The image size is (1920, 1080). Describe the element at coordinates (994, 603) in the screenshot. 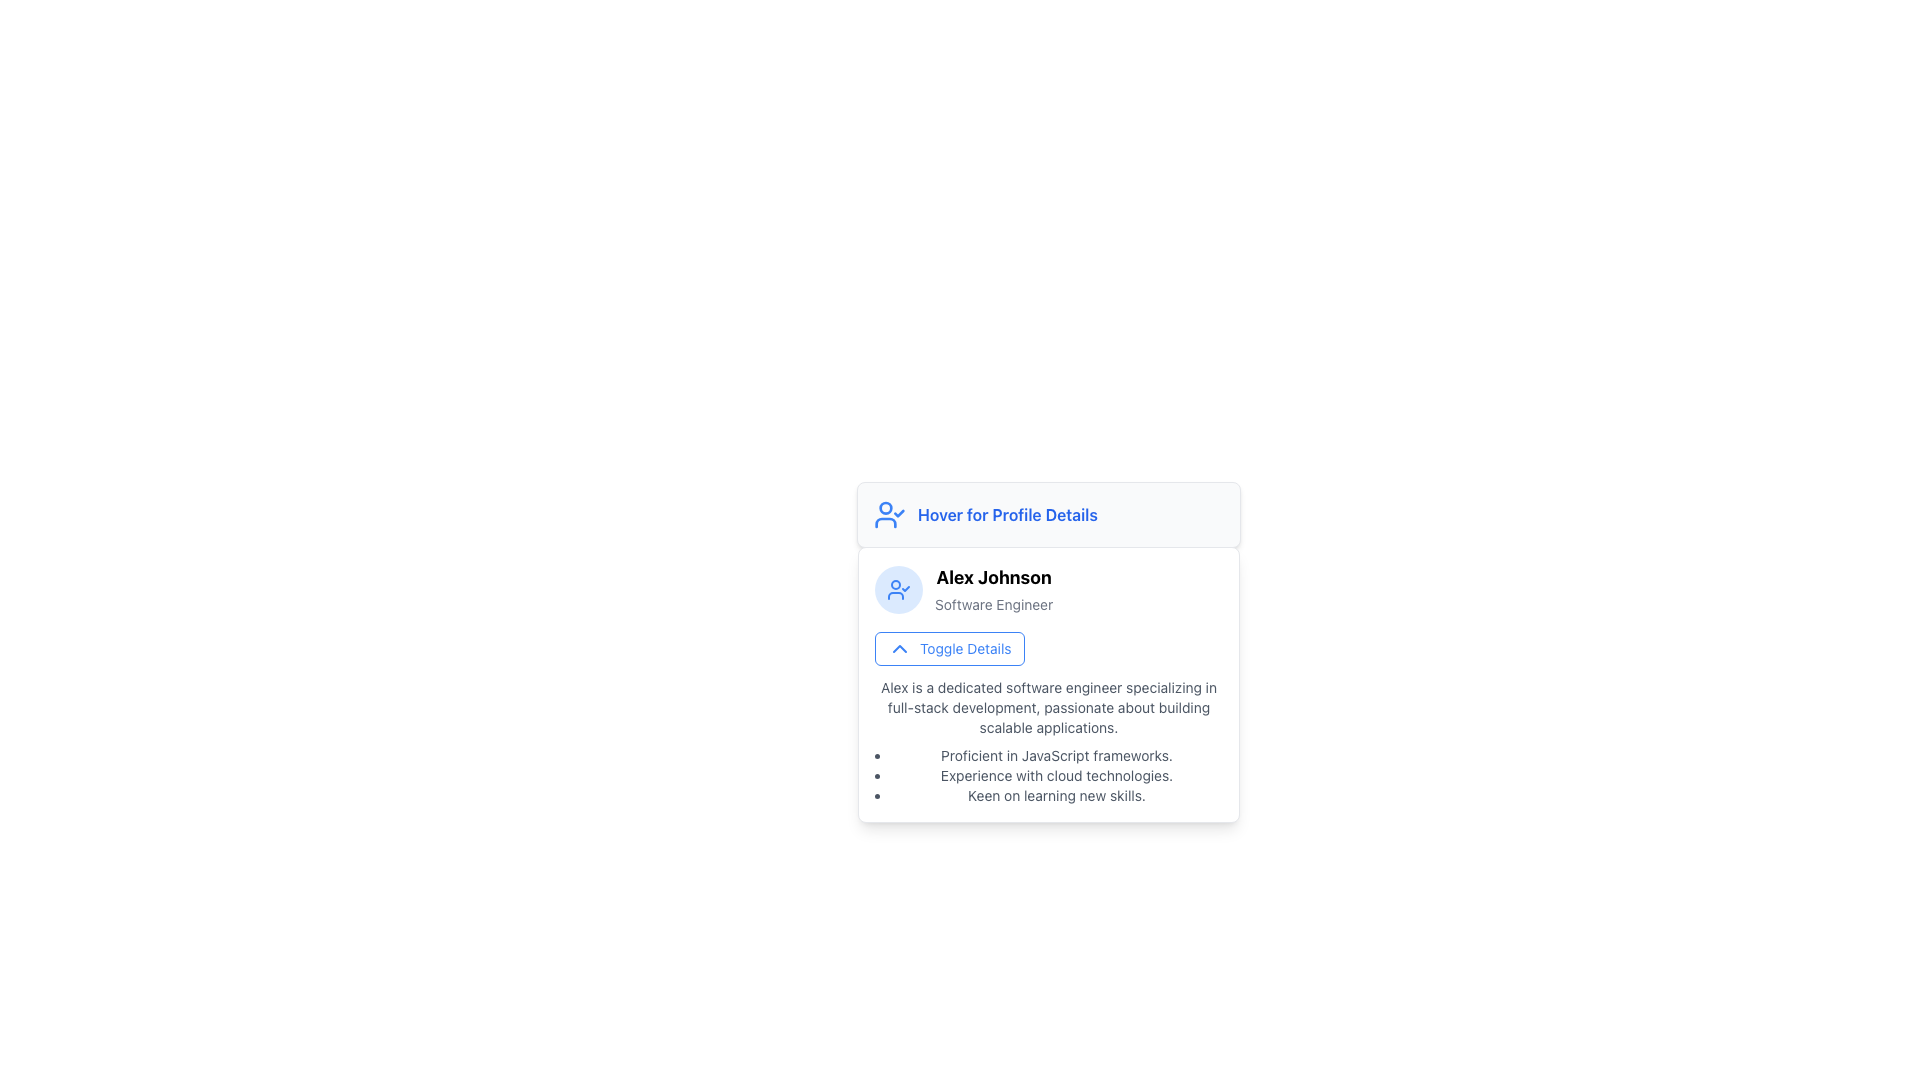

I see `the static text element displaying 'Software Engineer', which is located directly beneath the bold text 'Alex Johnson' in a profile card` at that location.